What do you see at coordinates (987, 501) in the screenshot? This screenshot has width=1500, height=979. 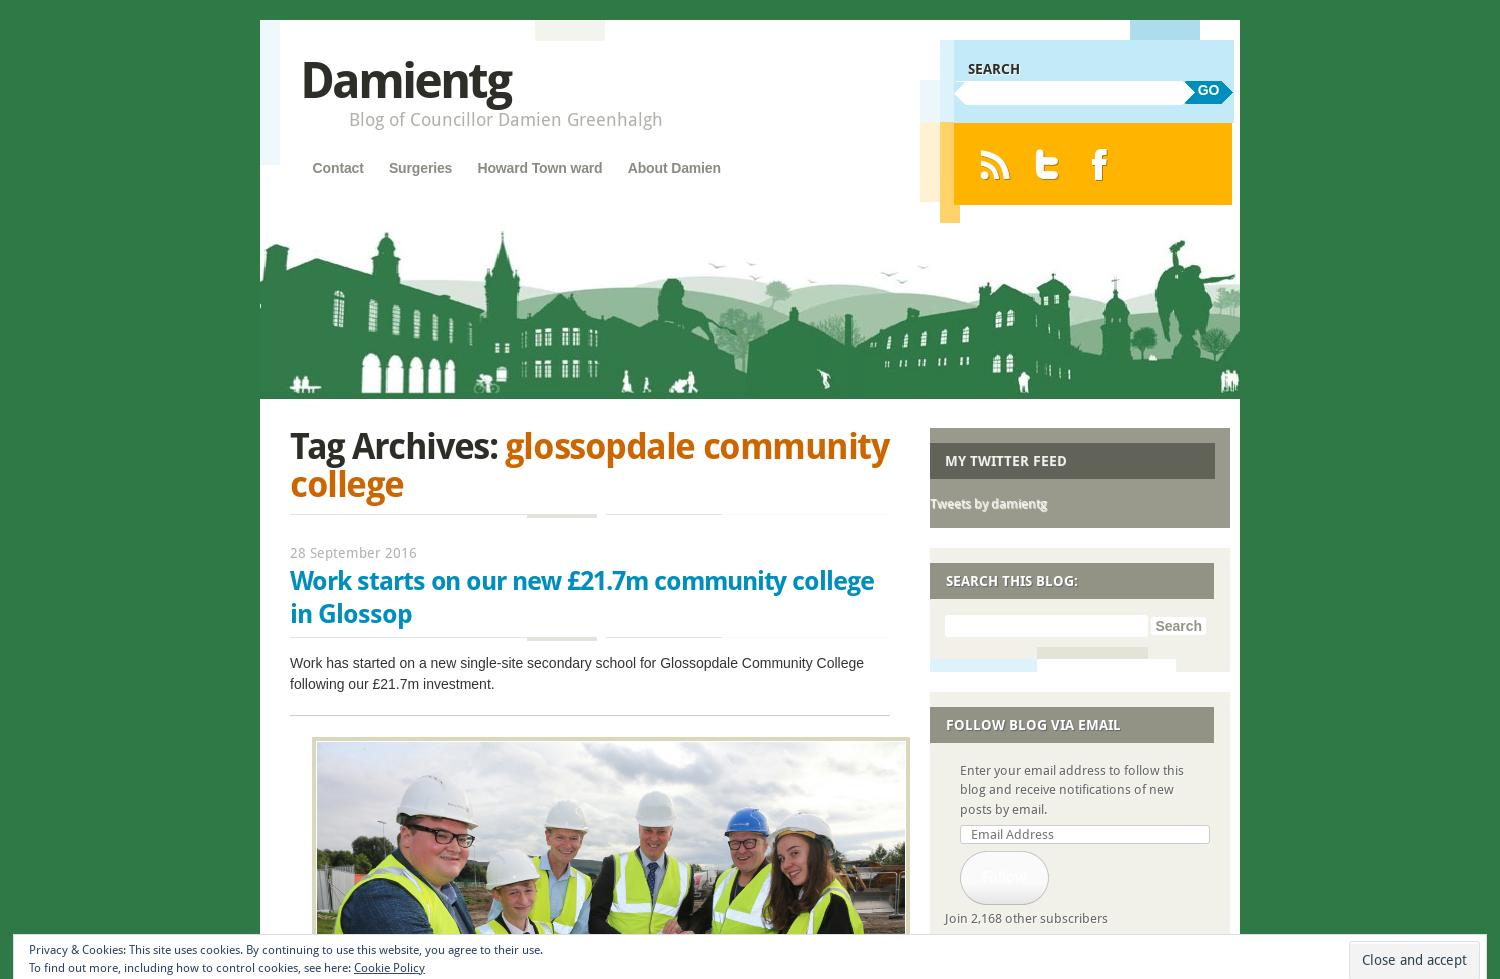 I see `'Tweets by damientg'` at bounding box center [987, 501].